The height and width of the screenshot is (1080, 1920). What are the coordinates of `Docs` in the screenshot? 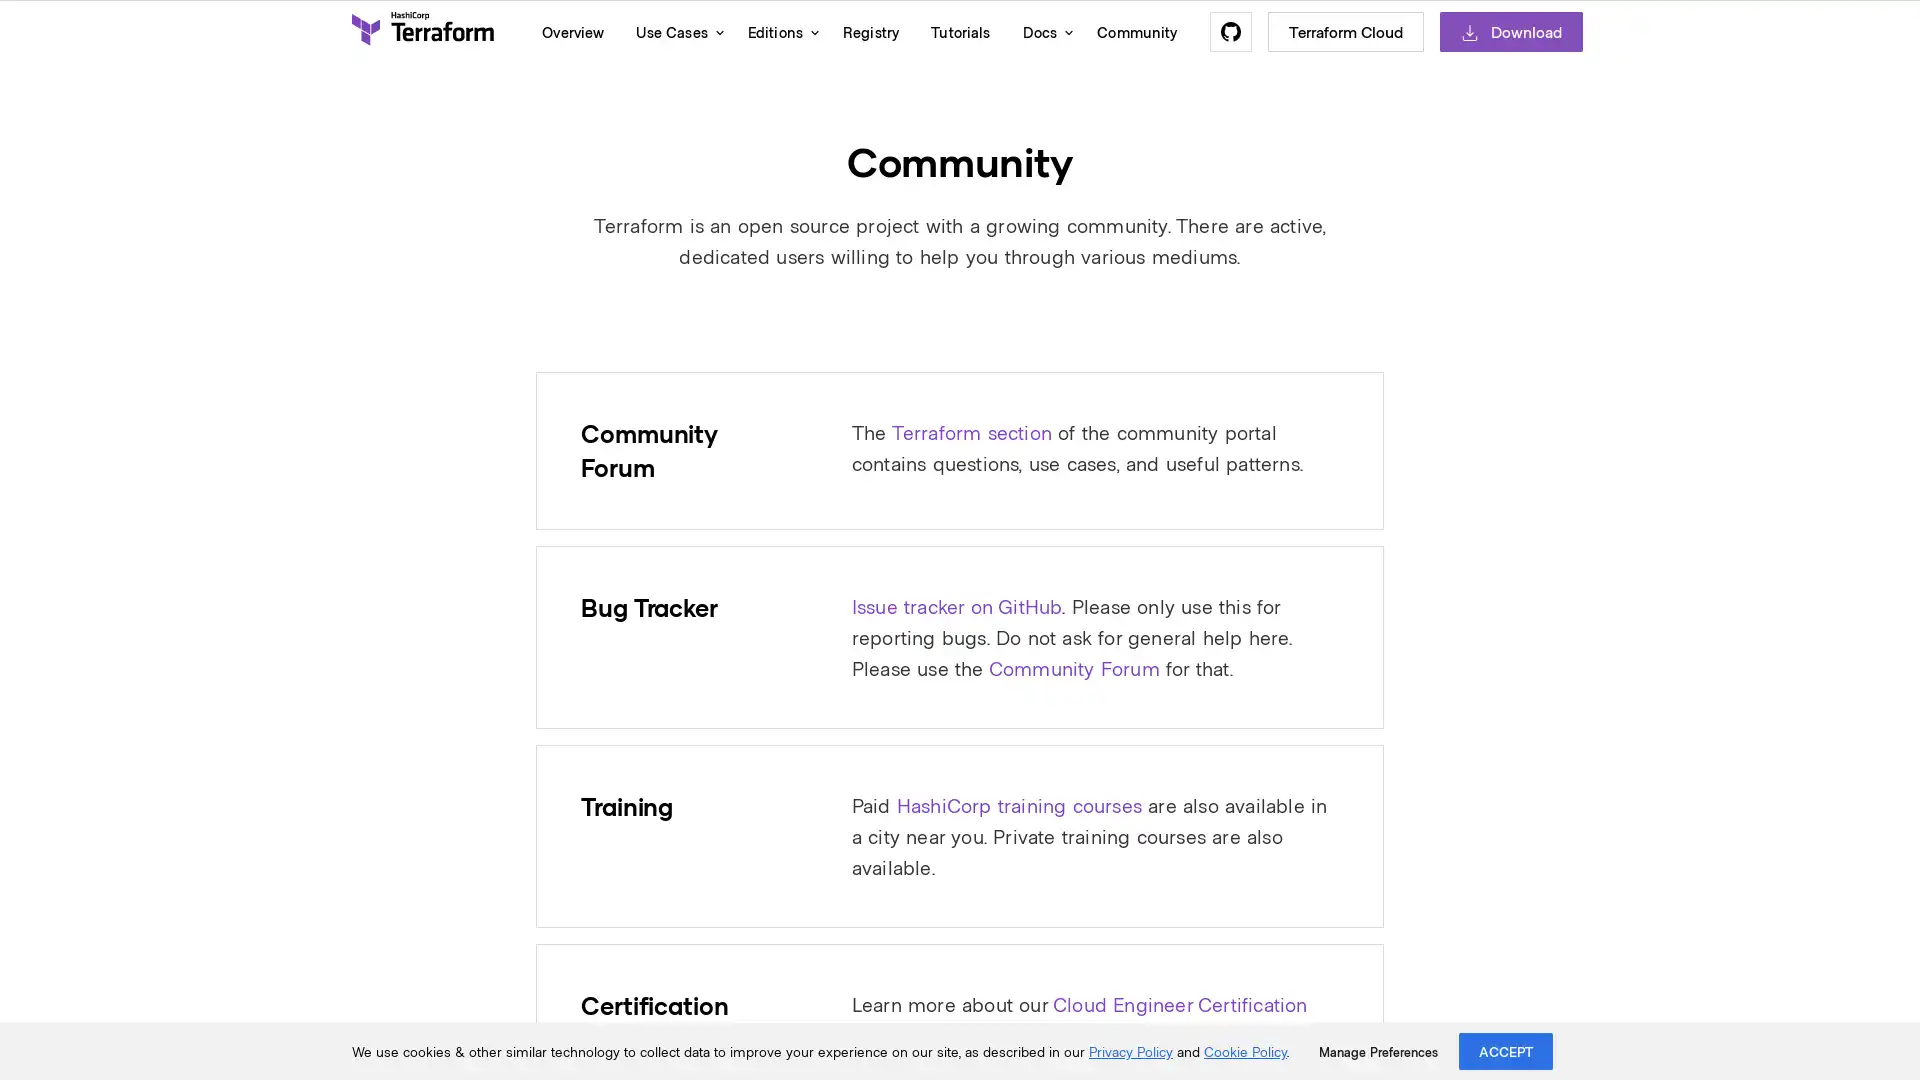 It's located at (1042, 31).